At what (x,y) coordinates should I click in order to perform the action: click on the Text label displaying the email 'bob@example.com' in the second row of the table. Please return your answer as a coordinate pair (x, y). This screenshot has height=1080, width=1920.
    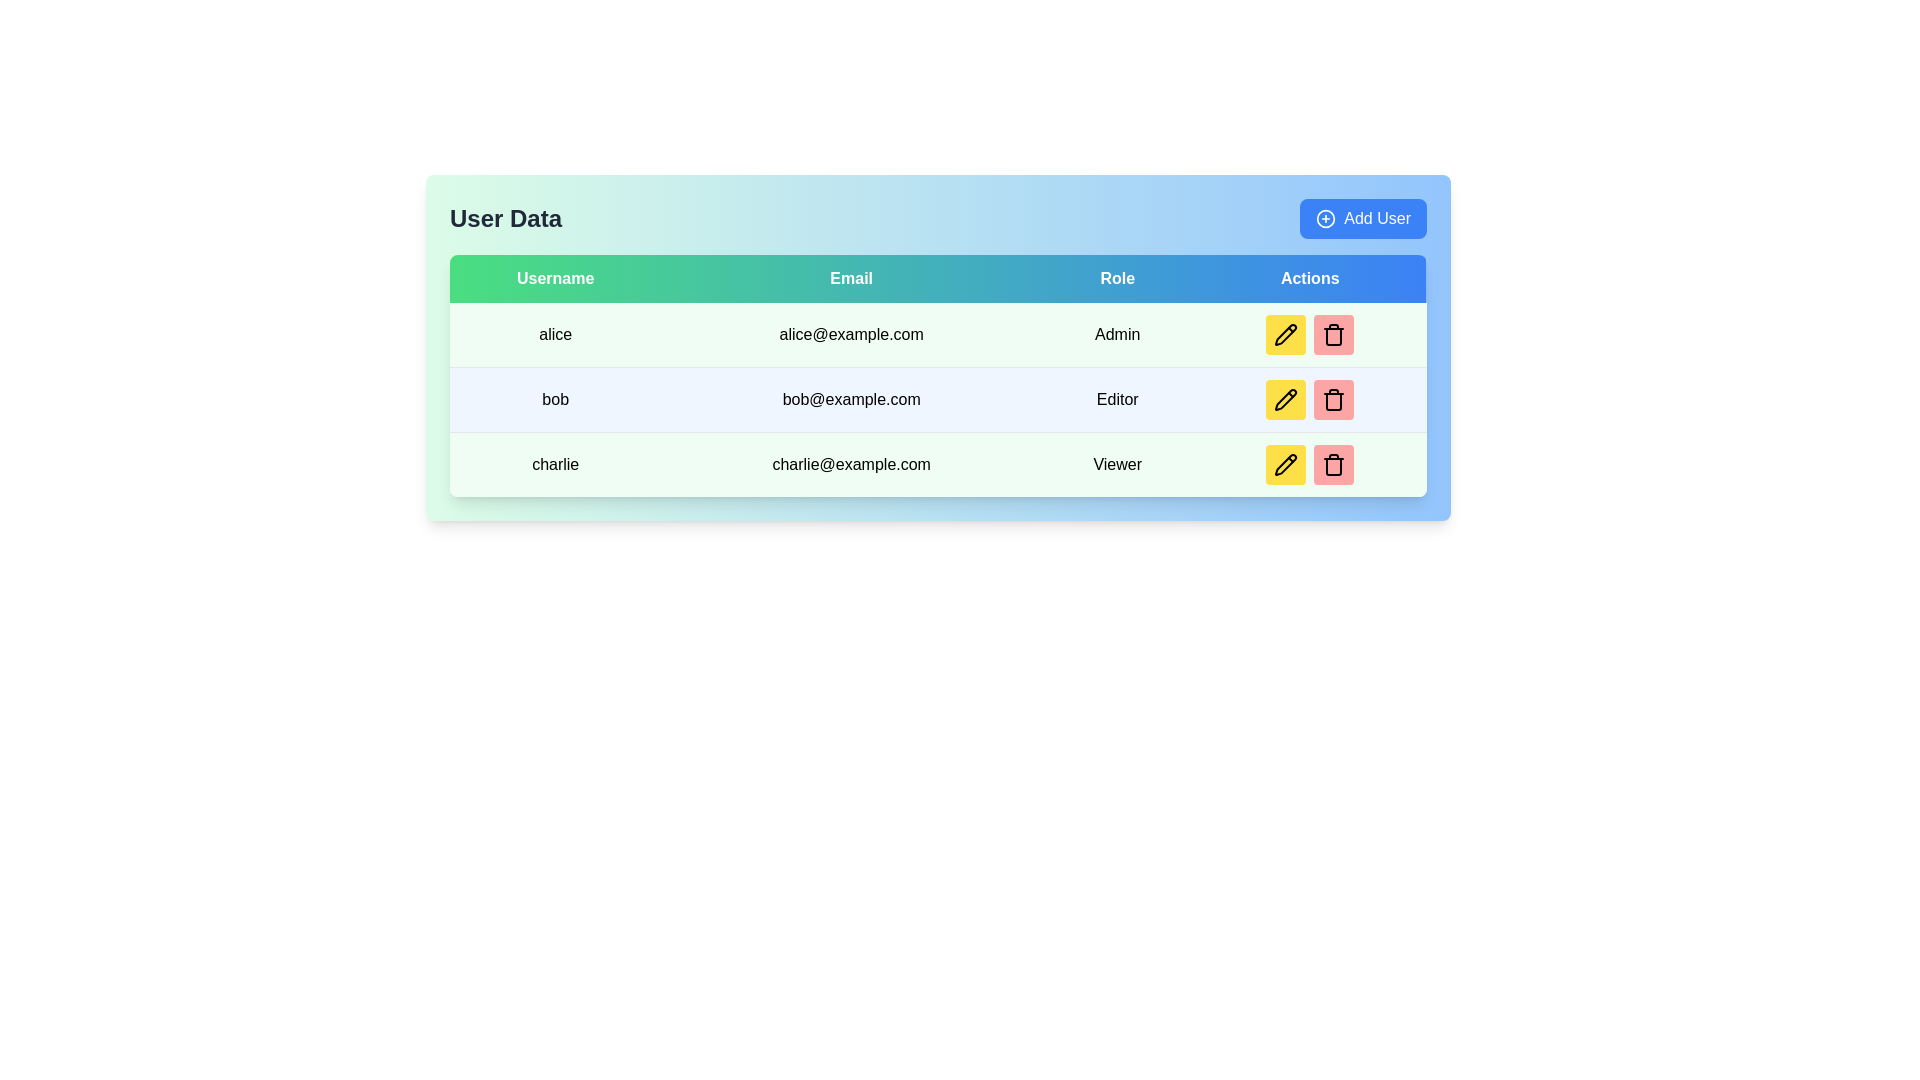
    Looking at the image, I should click on (851, 400).